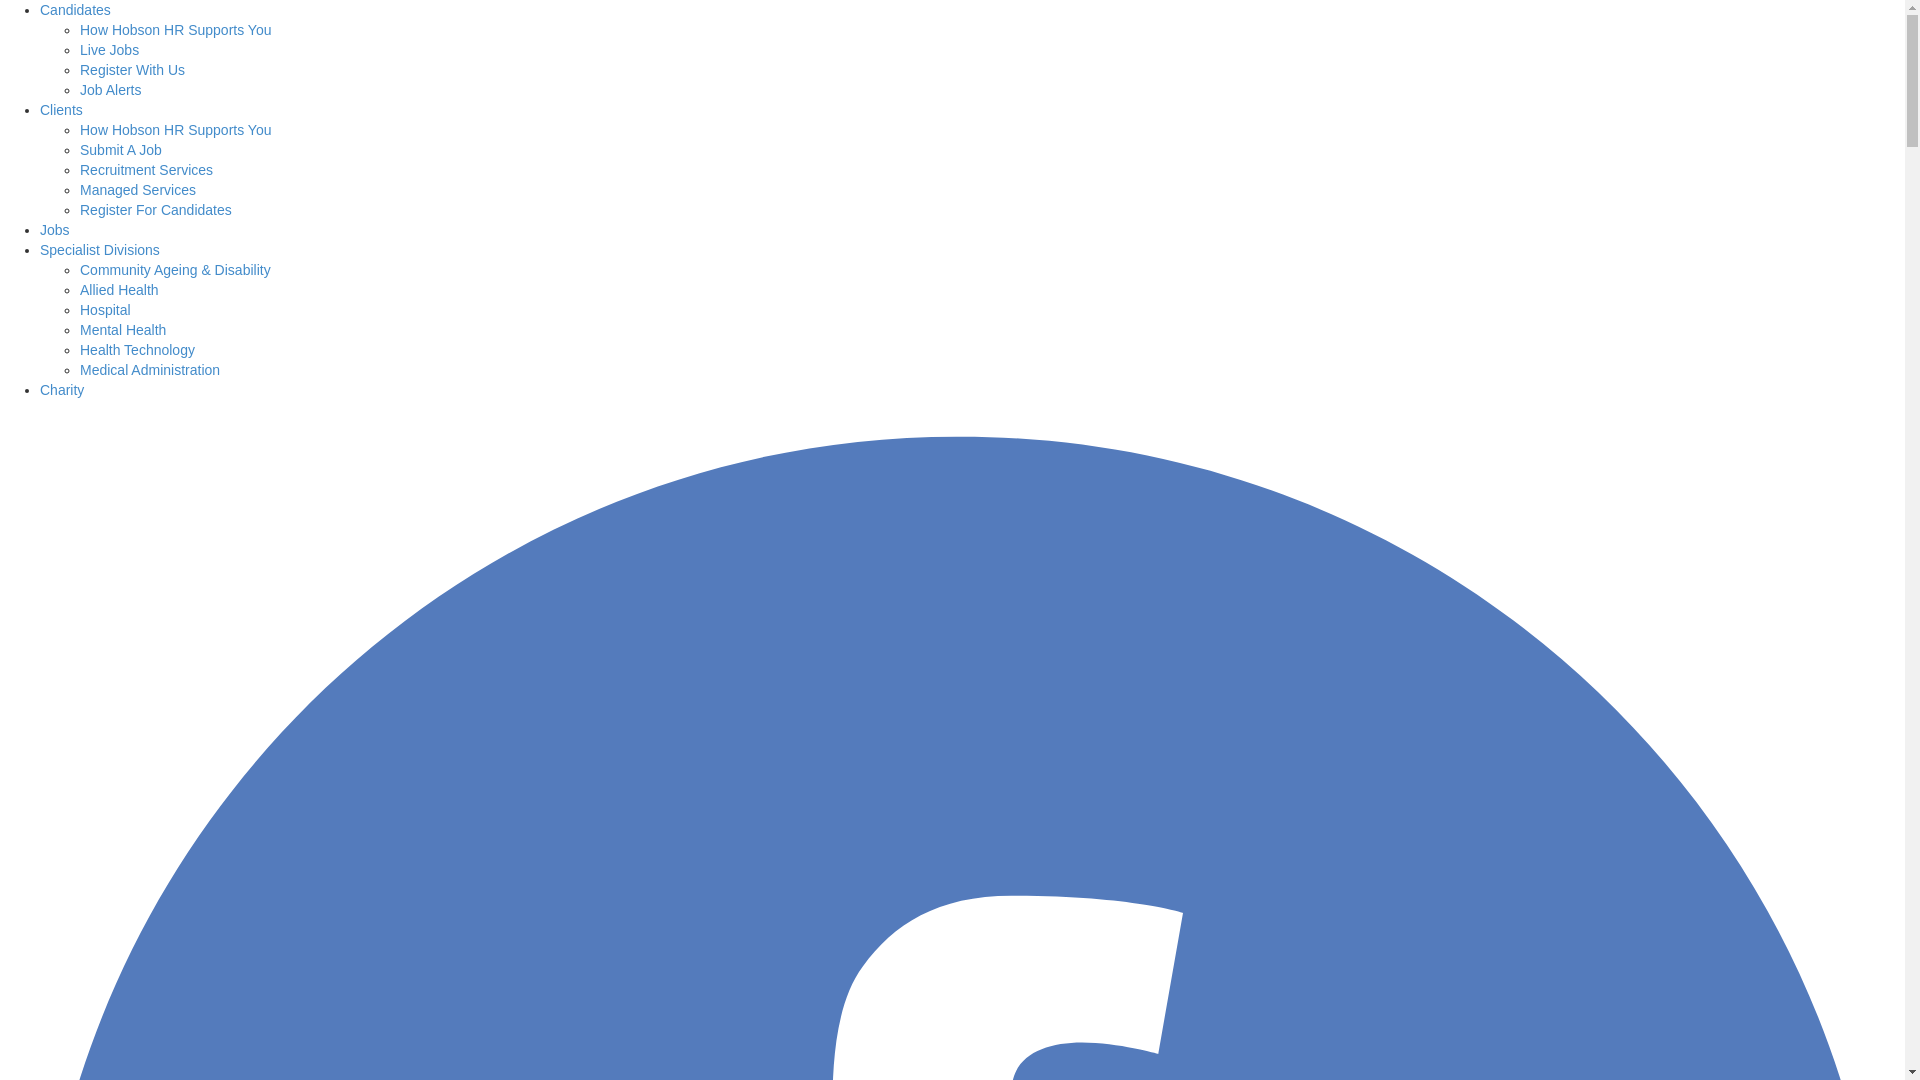  Describe the element at coordinates (75, 10) in the screenshot. I see `'Candidates'` at that location.